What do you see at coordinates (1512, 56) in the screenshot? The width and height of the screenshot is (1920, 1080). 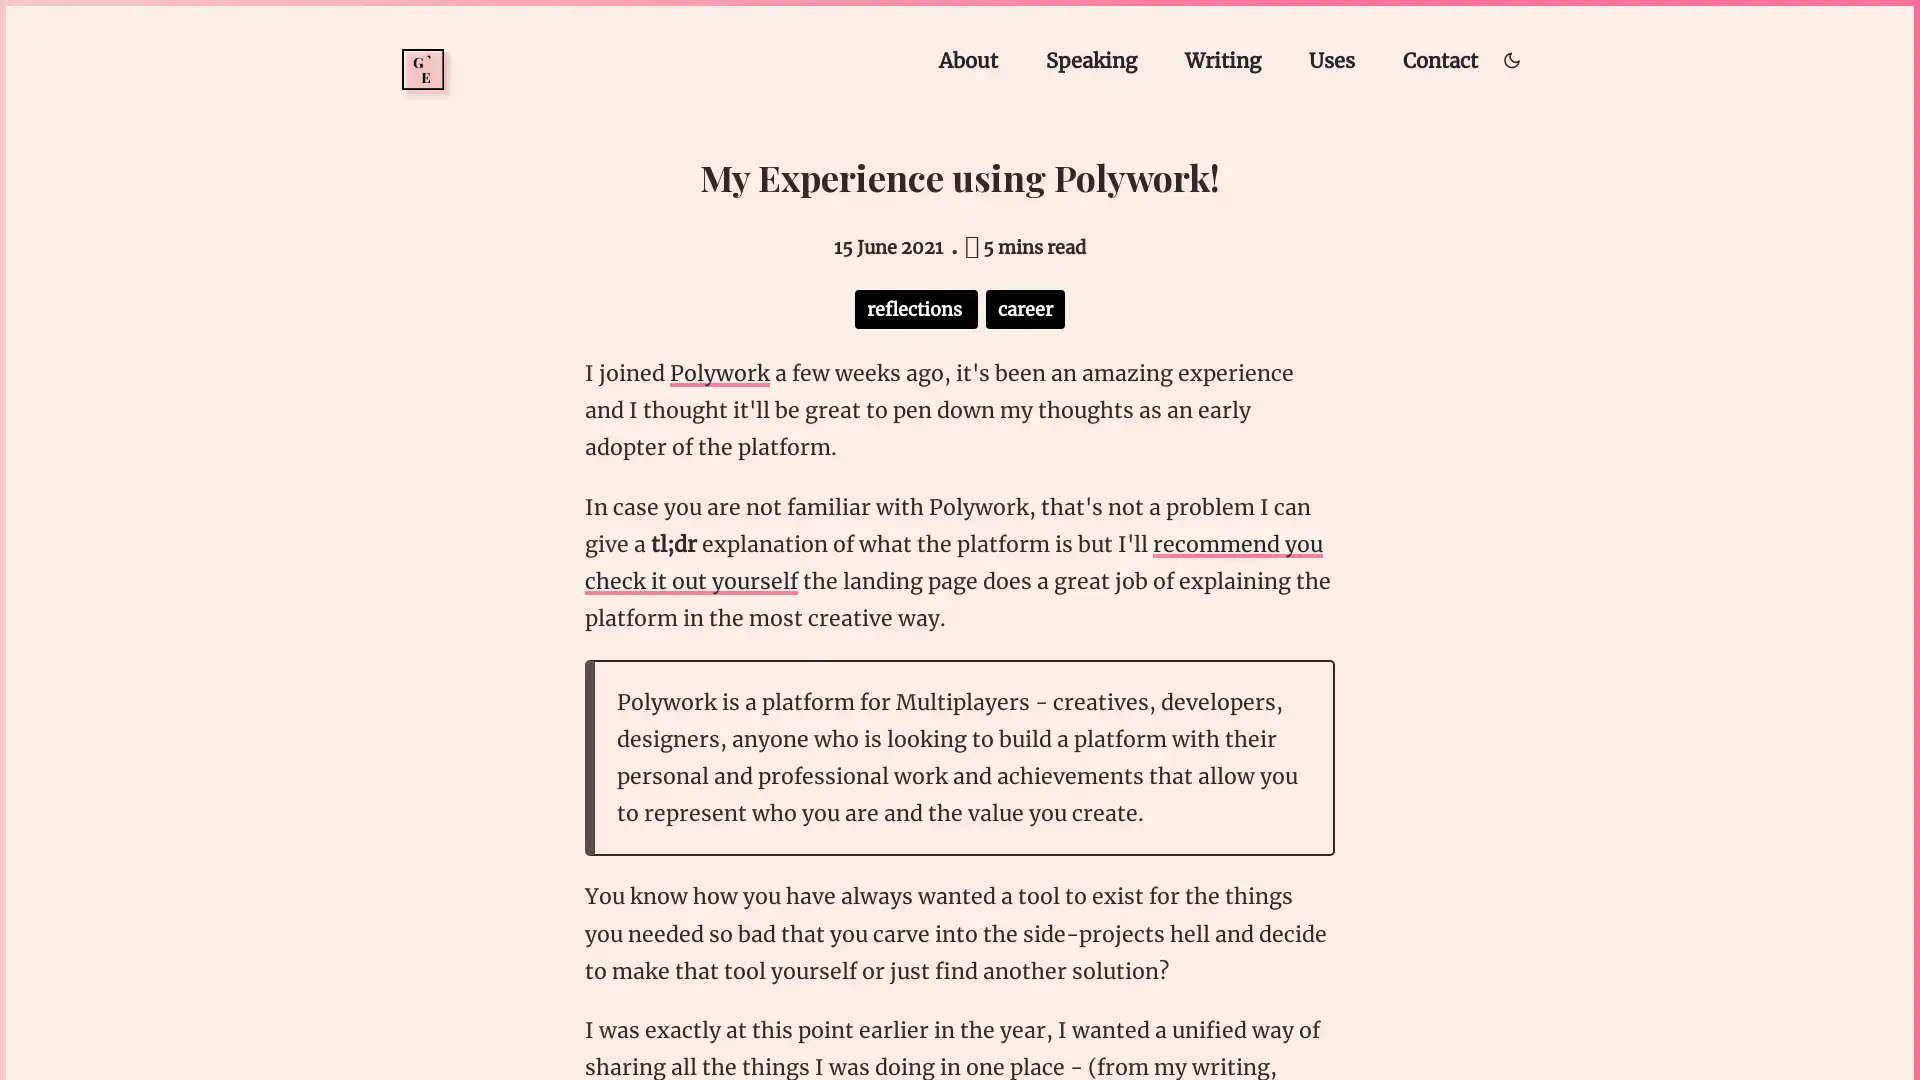 I see `Toggle dark/light` at bounding box center [1512, 56].